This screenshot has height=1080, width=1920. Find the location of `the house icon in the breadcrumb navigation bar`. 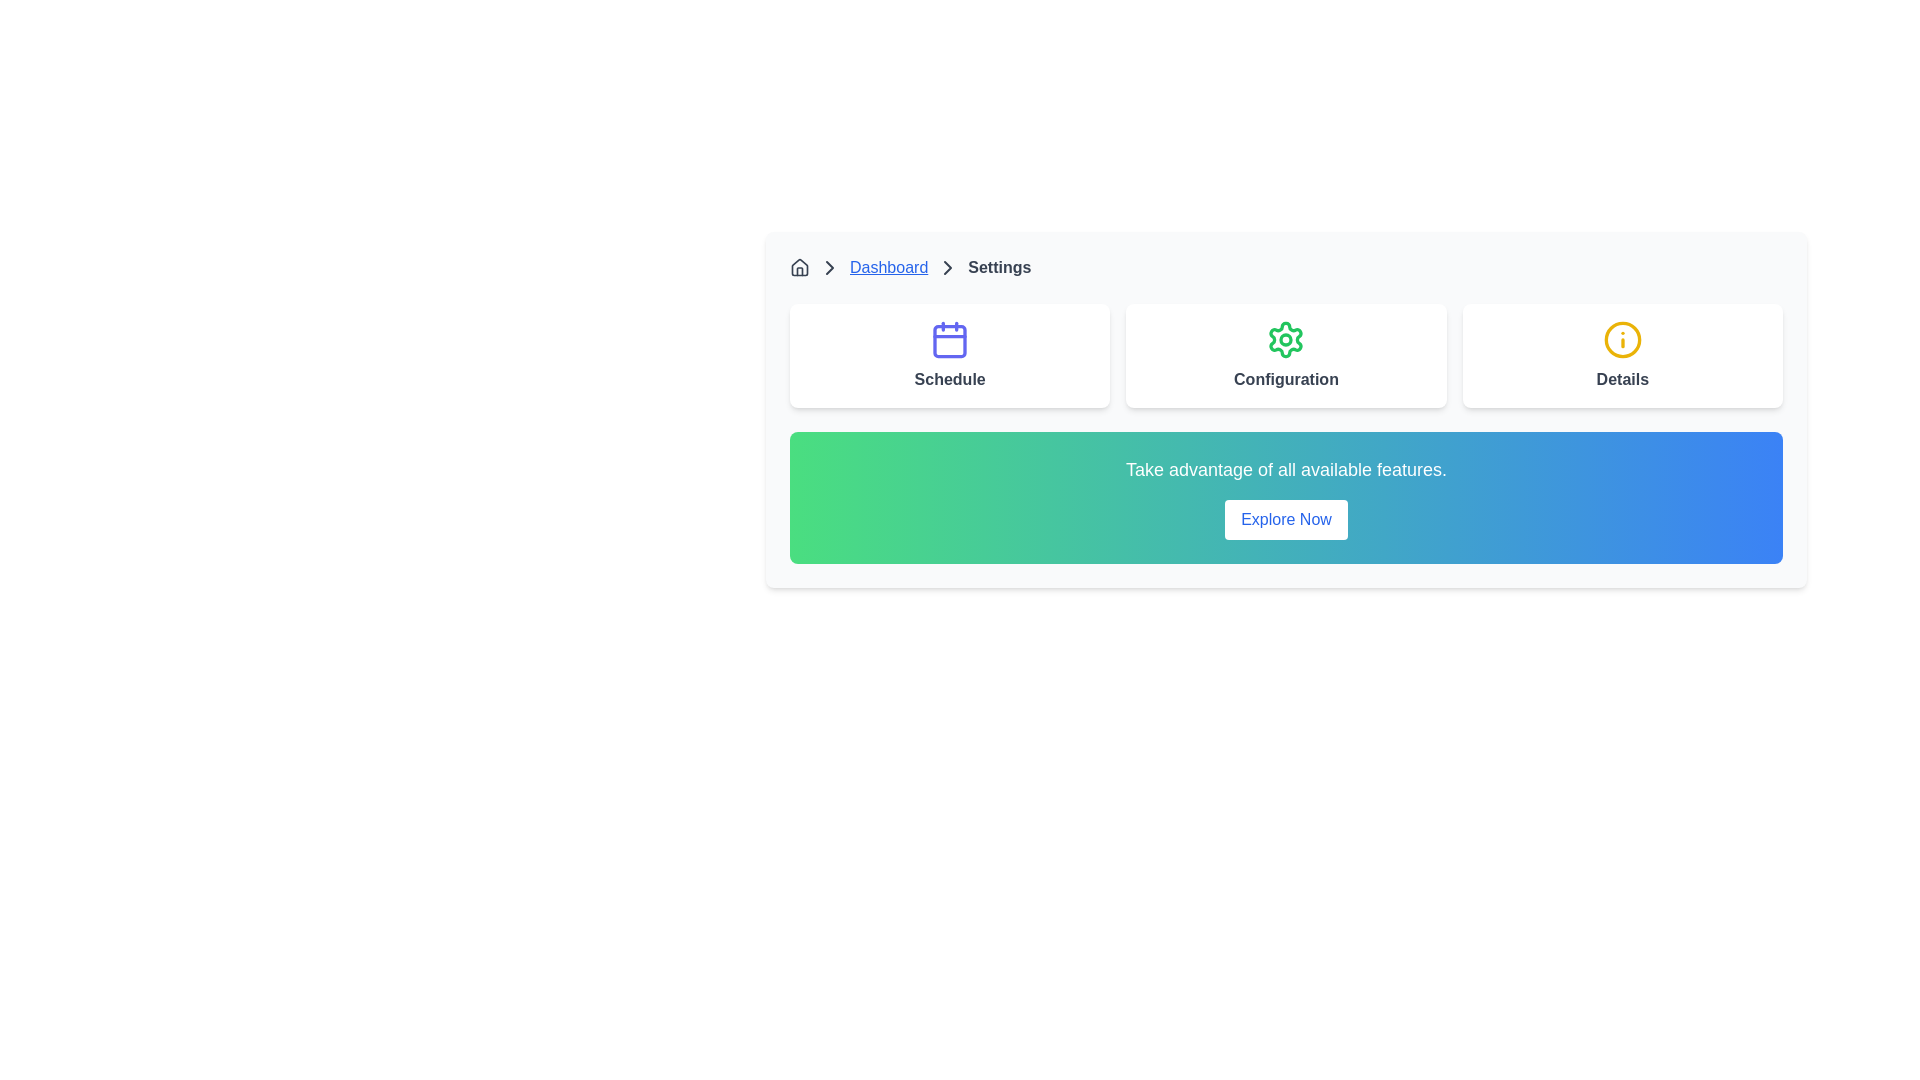

the house icon in the breadcrumb navigation bar is located at coordinates (800, 265).